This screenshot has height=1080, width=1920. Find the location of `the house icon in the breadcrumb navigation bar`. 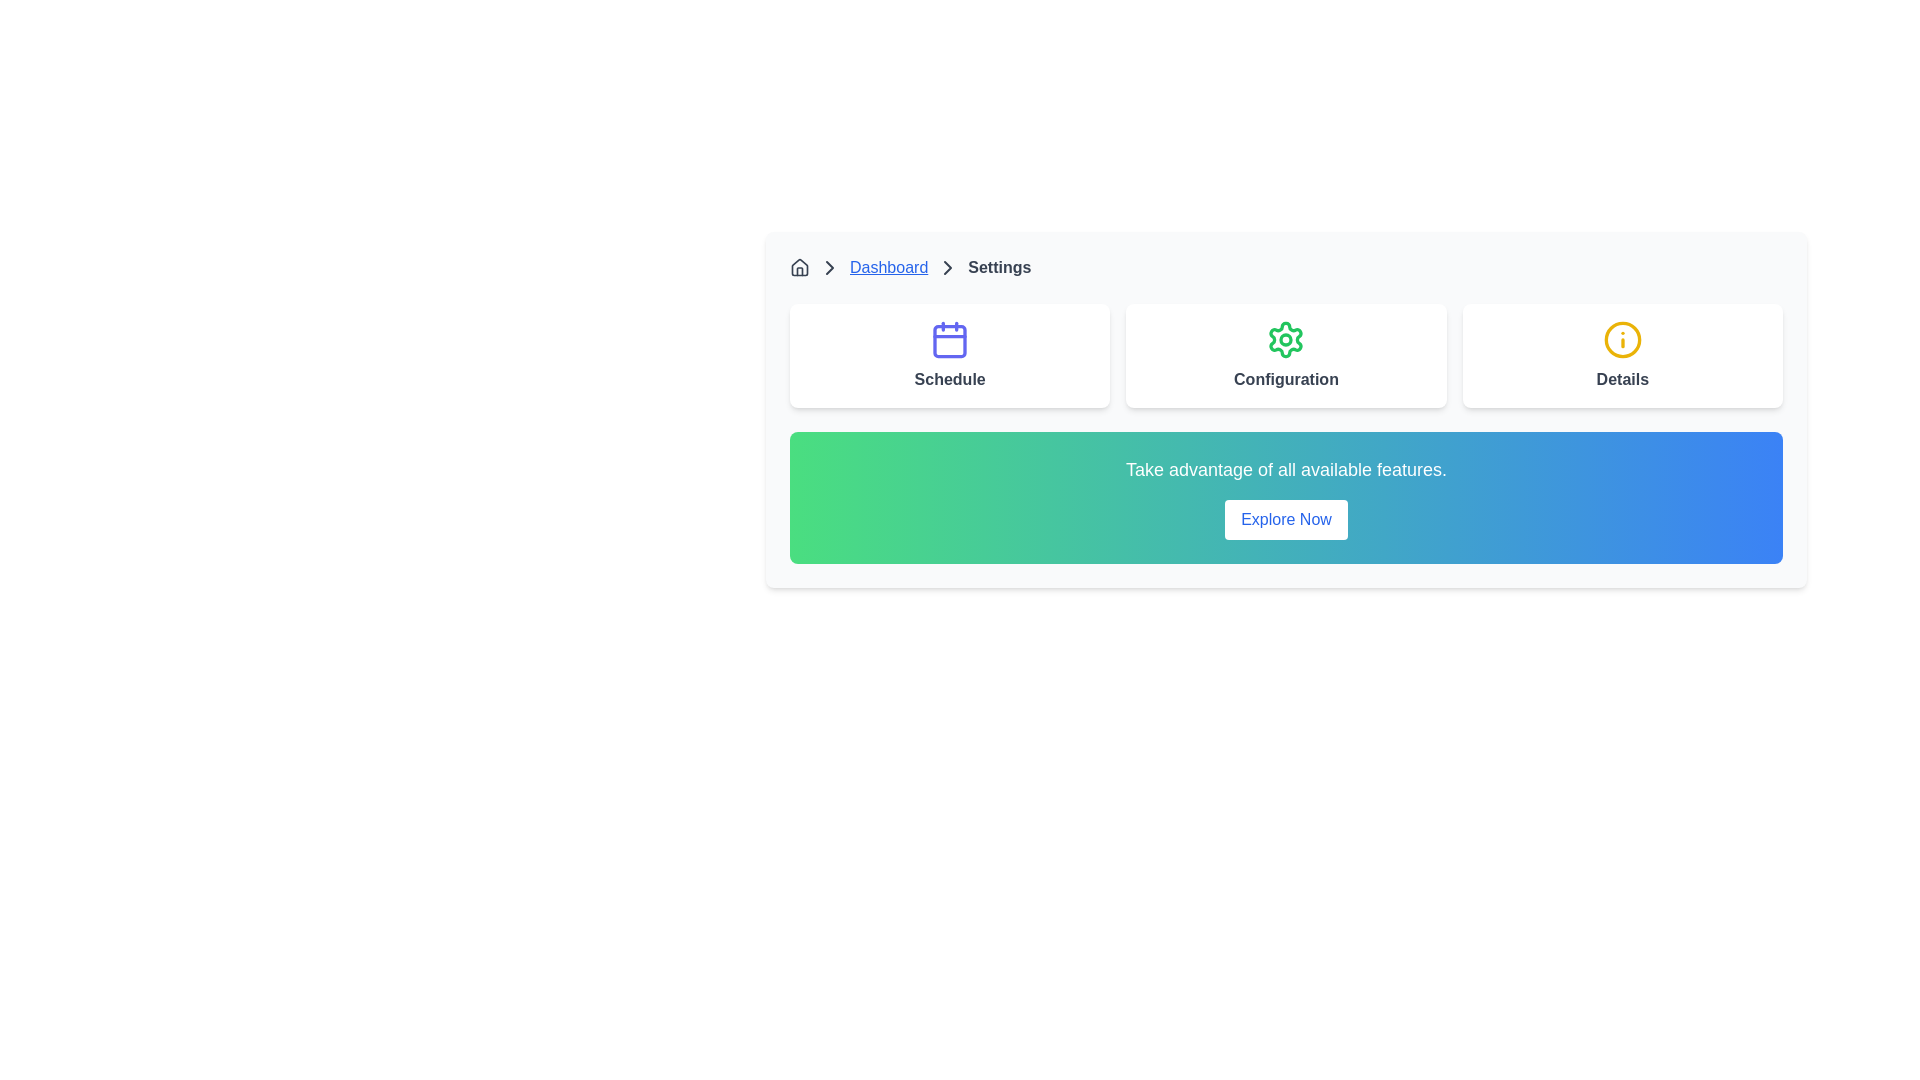

the house icon in the breadcrumb navigation bar is located at coordinates (800, 265).